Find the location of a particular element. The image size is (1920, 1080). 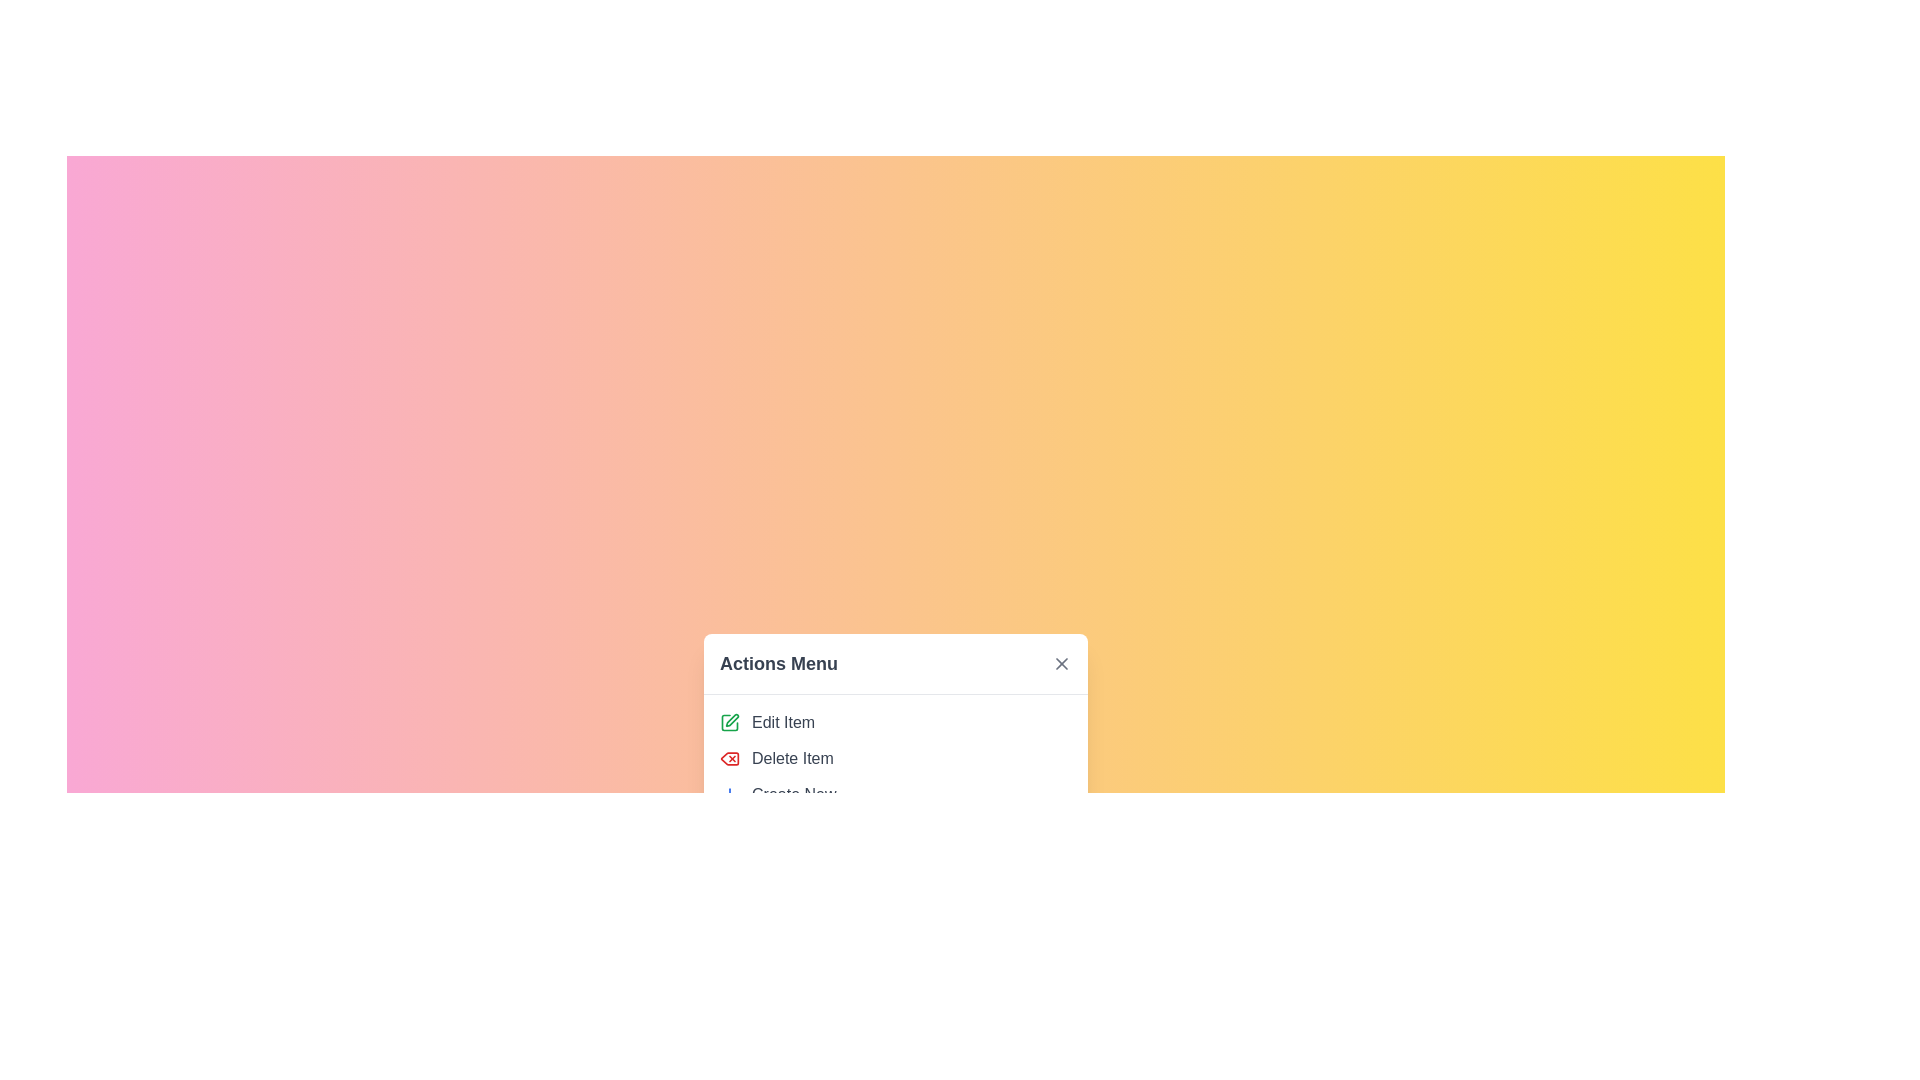

the SVG 'X' icon located at the top-right corner of the 'Actions Menu' pop-up is located at coordinates (1060, 663).